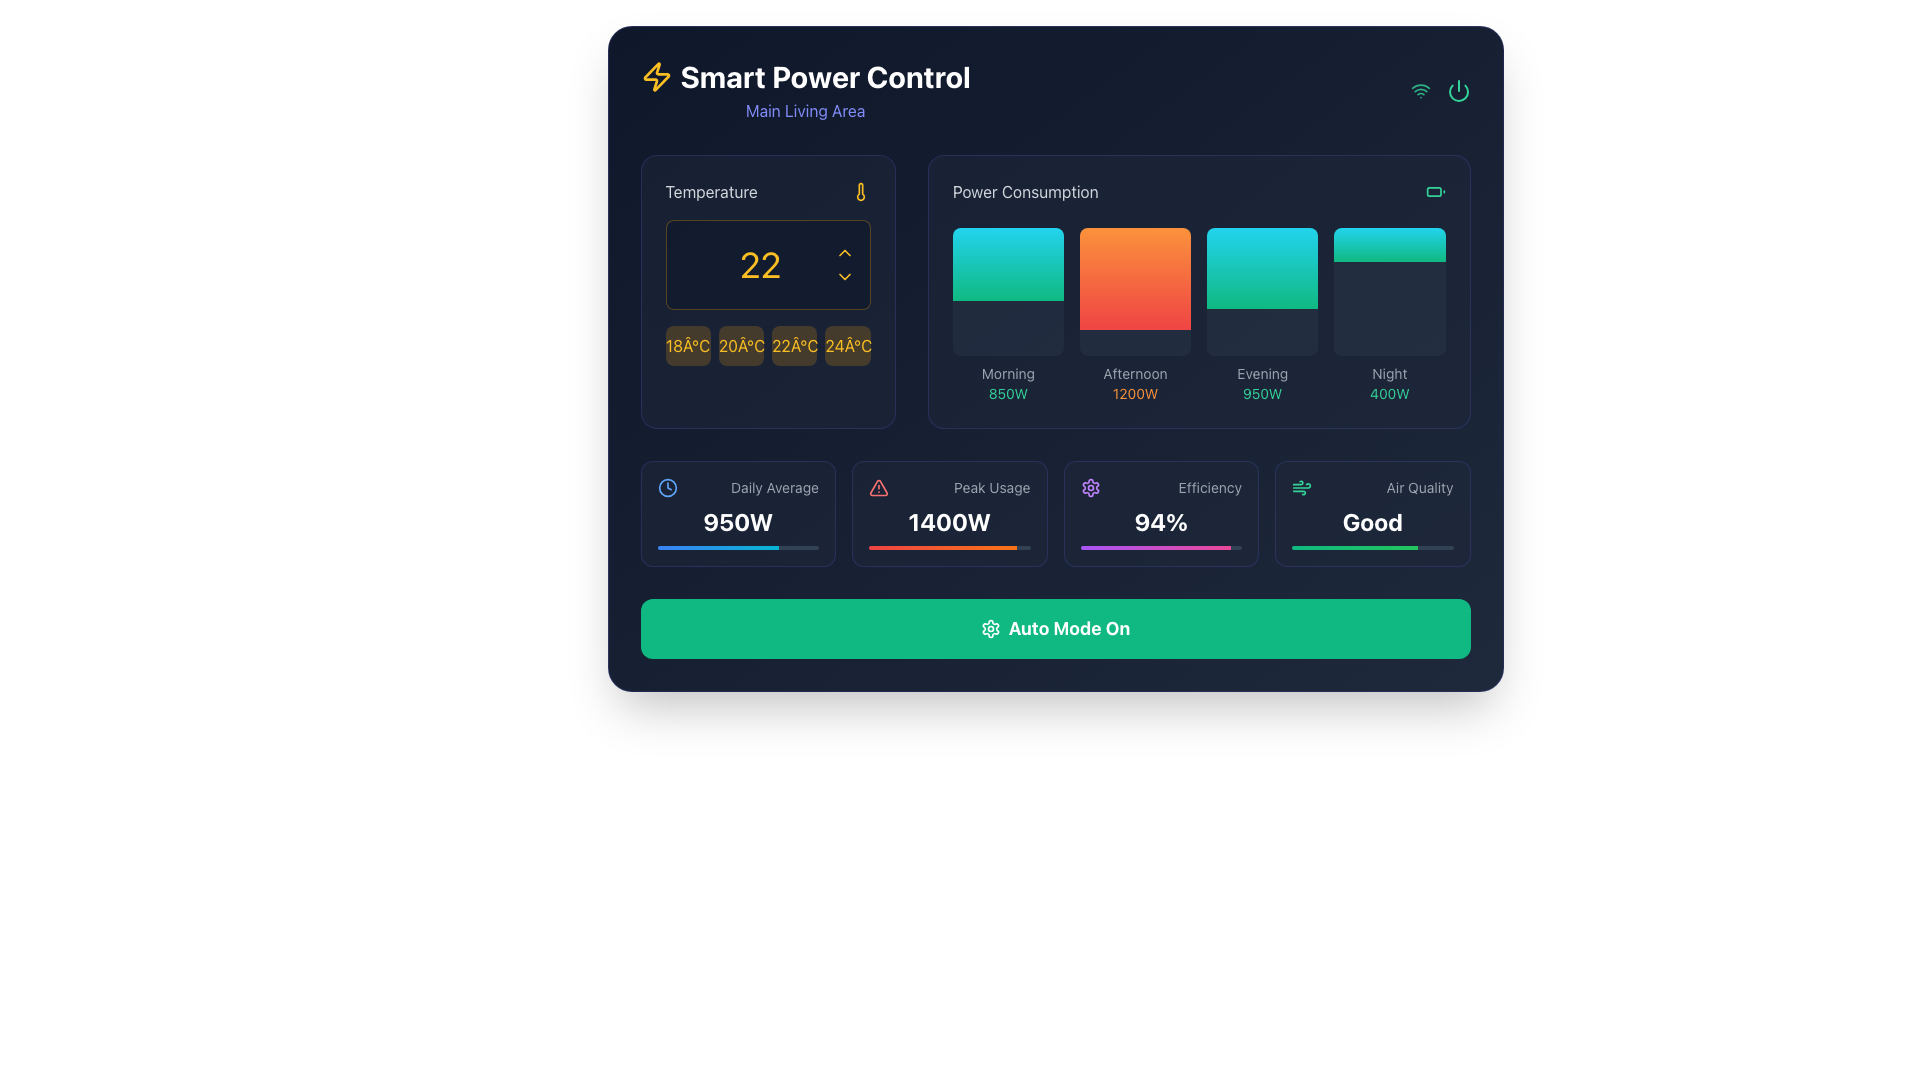  Describe the element at coordinates (805, 76) in the screenshot. I see `the bold text label "Smart Power Control" with an amber lightning bolt icon, located at the top of the interface within the header section` at that location.